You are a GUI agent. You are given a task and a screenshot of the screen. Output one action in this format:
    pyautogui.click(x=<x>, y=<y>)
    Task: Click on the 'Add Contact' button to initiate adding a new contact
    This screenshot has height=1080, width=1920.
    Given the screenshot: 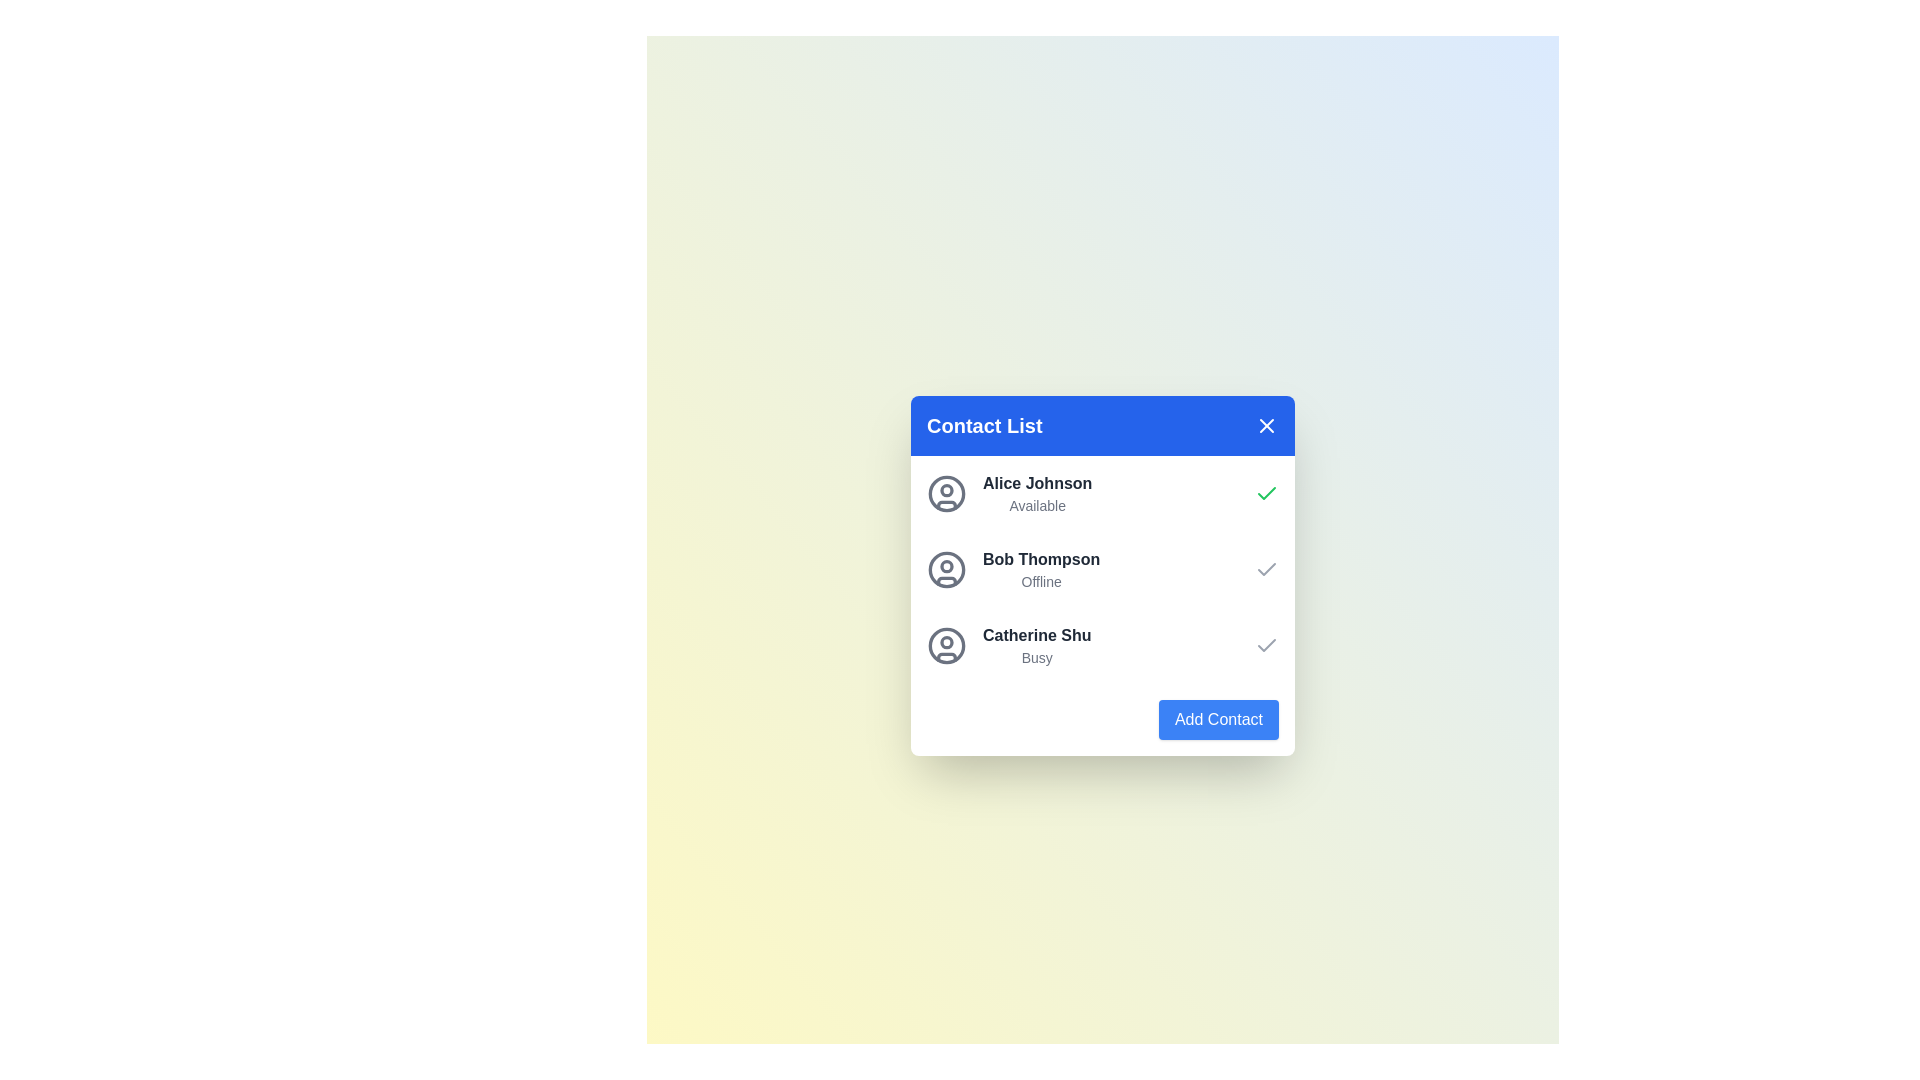 What is the action you would take?
    pyautogui.click(x=1217, y=720)
    